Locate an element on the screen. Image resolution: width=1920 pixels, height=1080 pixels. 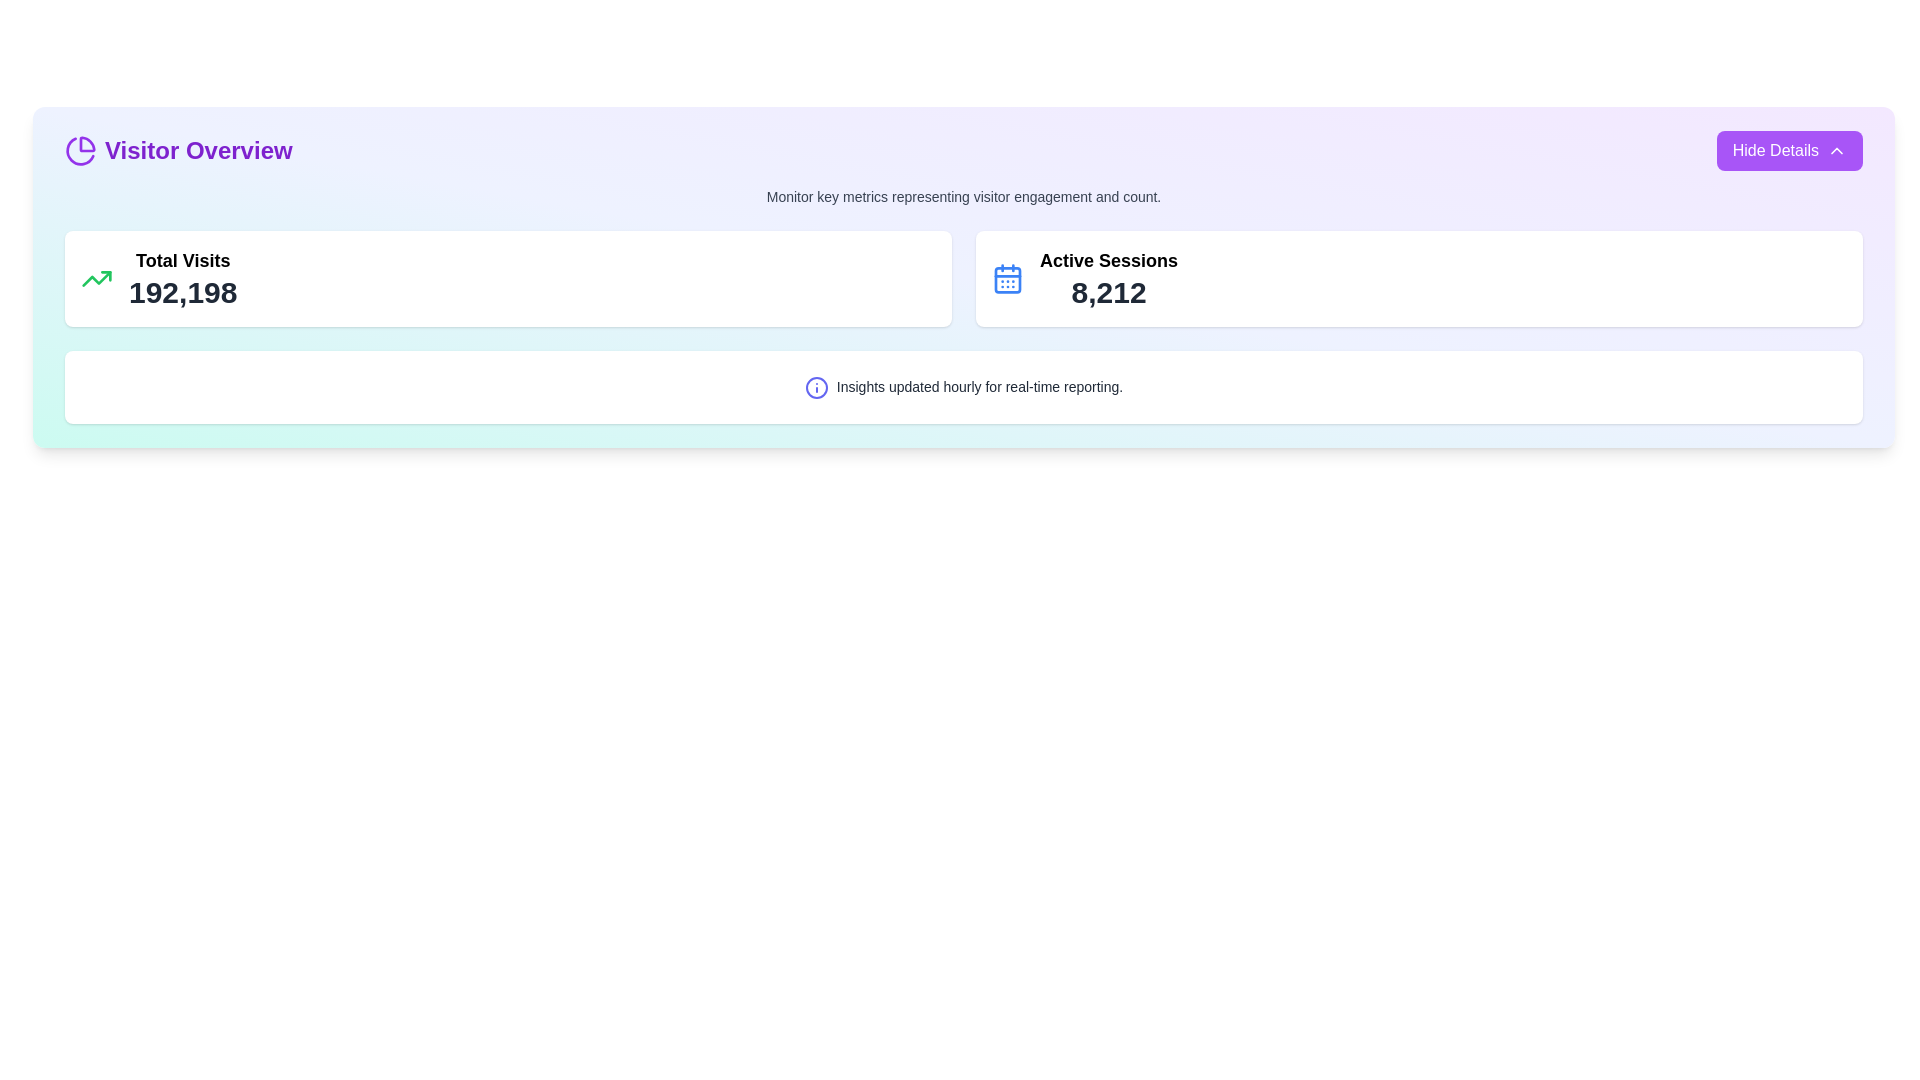
the decorative icon representing the 'Visitor Overview' section, located to the left of the text 'Visitor Overview' is located at coordinates (80, 149).